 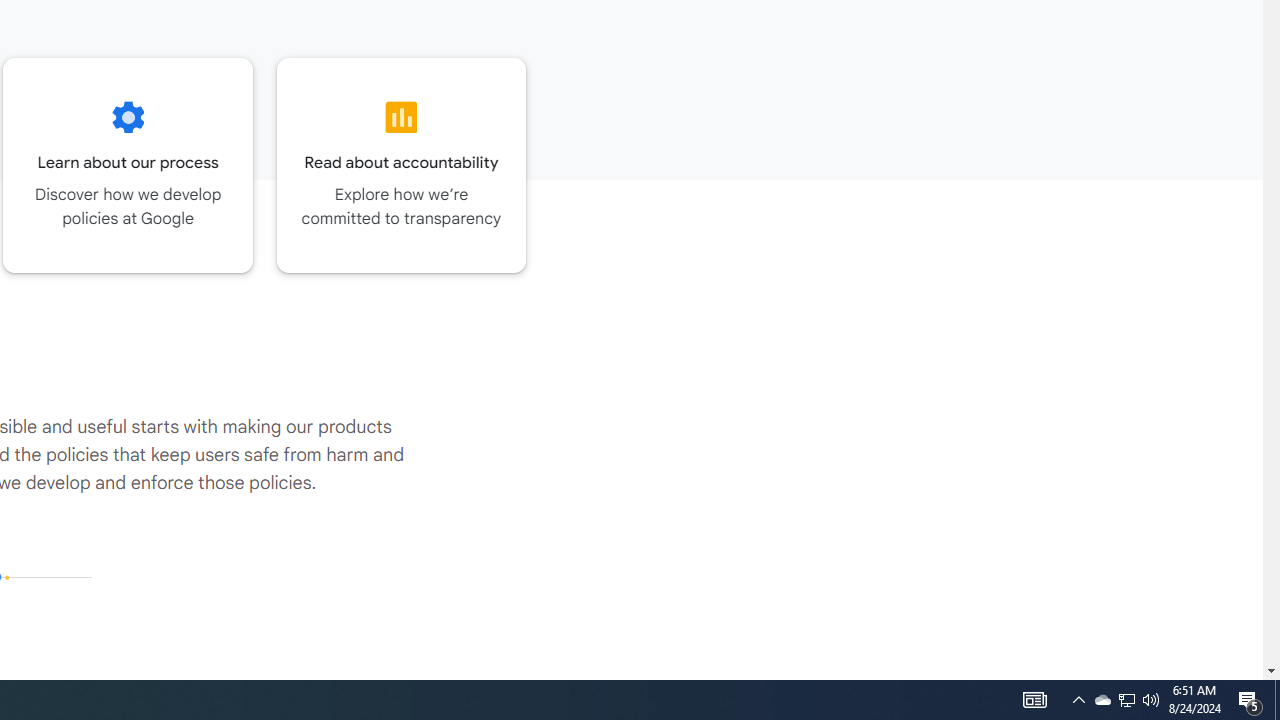 What do you see at coordinates (127, 164) in the screenshot?
I see `'Go to the Our process page'` at bounding box center [127, 164].